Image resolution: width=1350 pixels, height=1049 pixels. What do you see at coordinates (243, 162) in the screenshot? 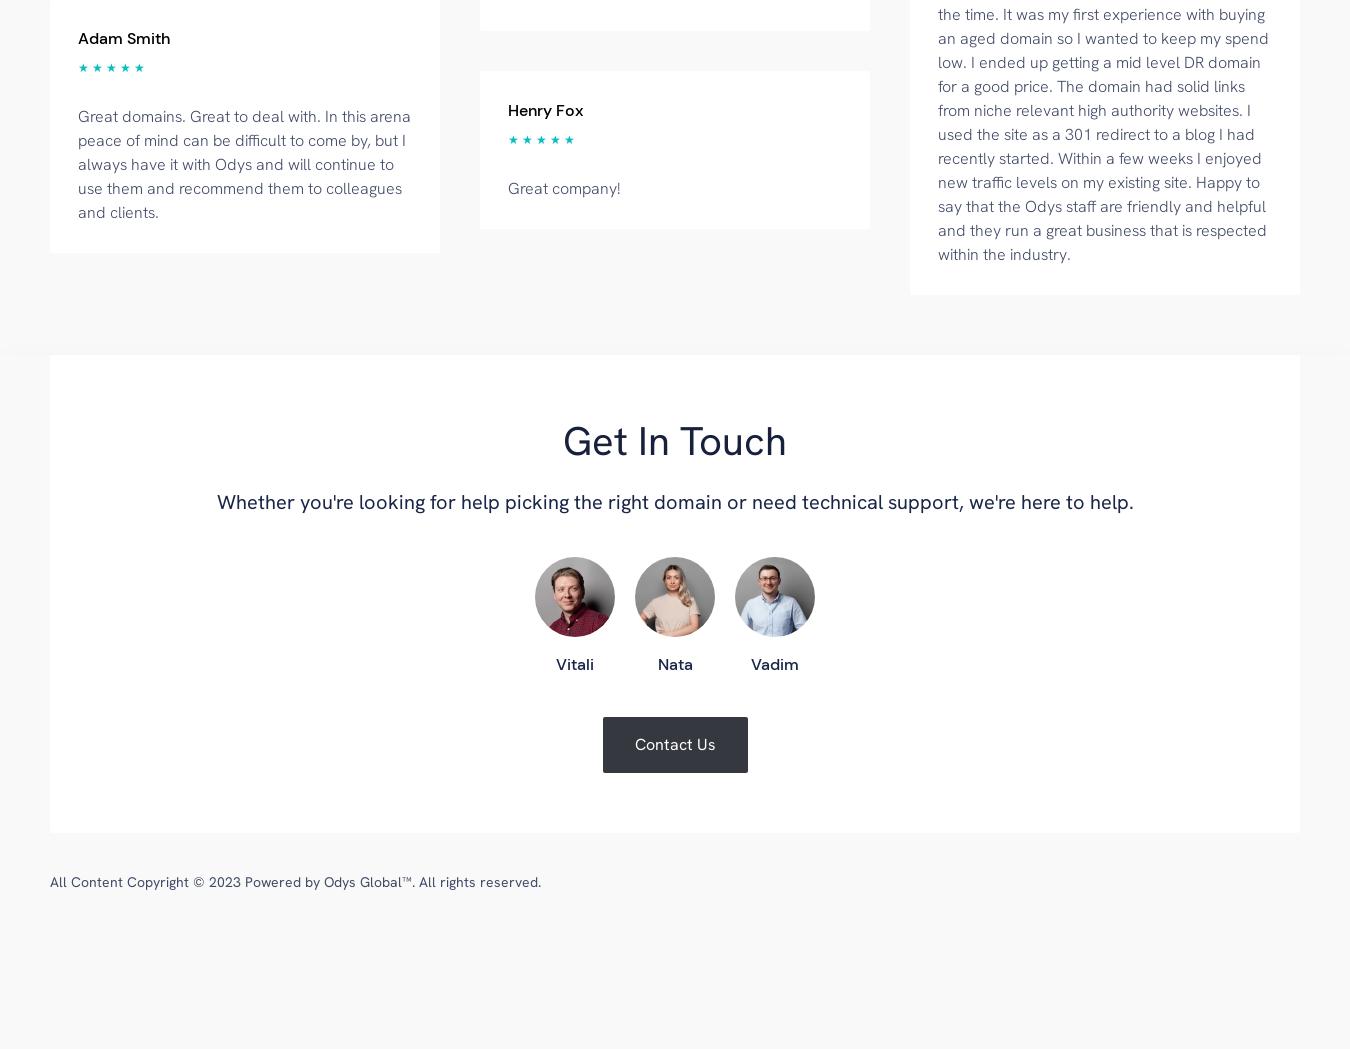
I see `'Great domains. Great to deal with. In this arena peace of mind can be difficult to come by, but I always have it with Odys and will continue to use them and recommend them to colleagues and clients.'` at bounding box center [243, 162].